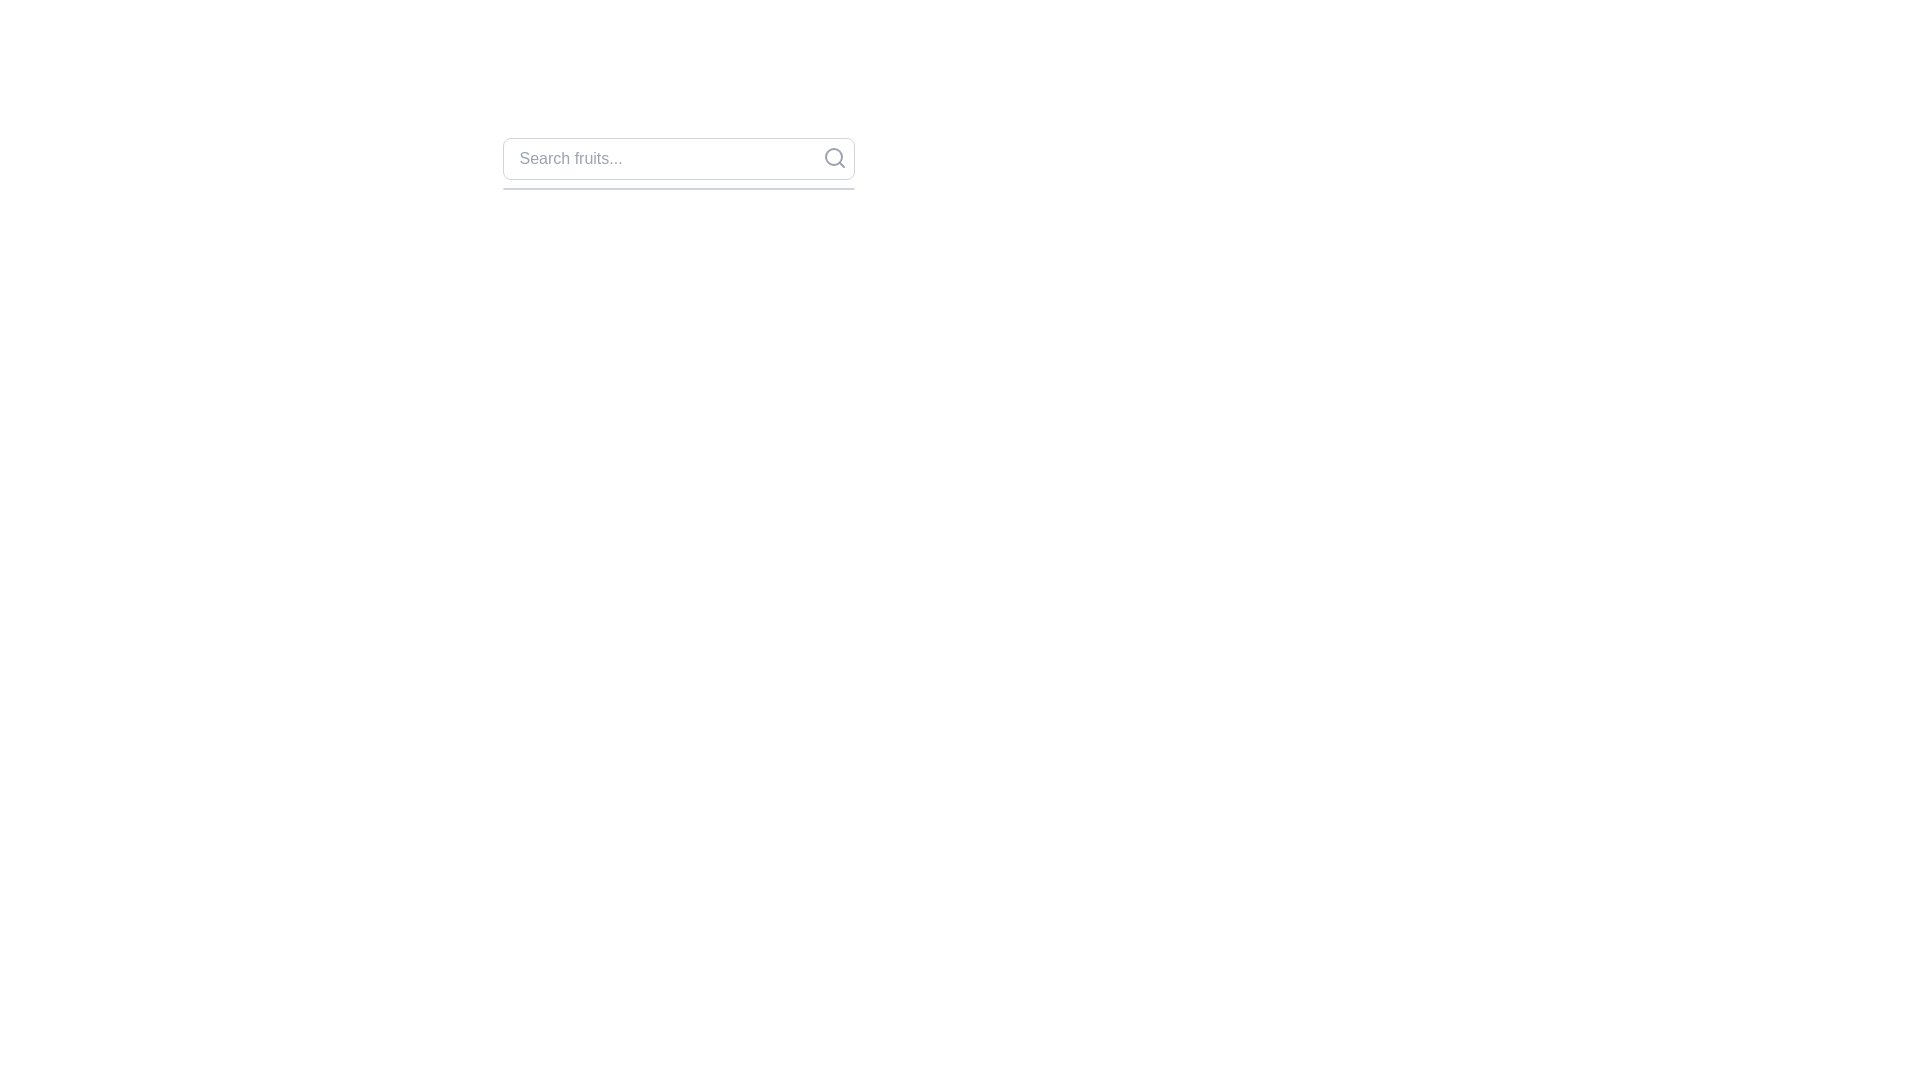 This screenshot has width=1920, height=1080. I want to click on the magnifying glass icon located in the top-right corner of the 'Search fruits...' text input field to initiate the search action, so click(834, 157).